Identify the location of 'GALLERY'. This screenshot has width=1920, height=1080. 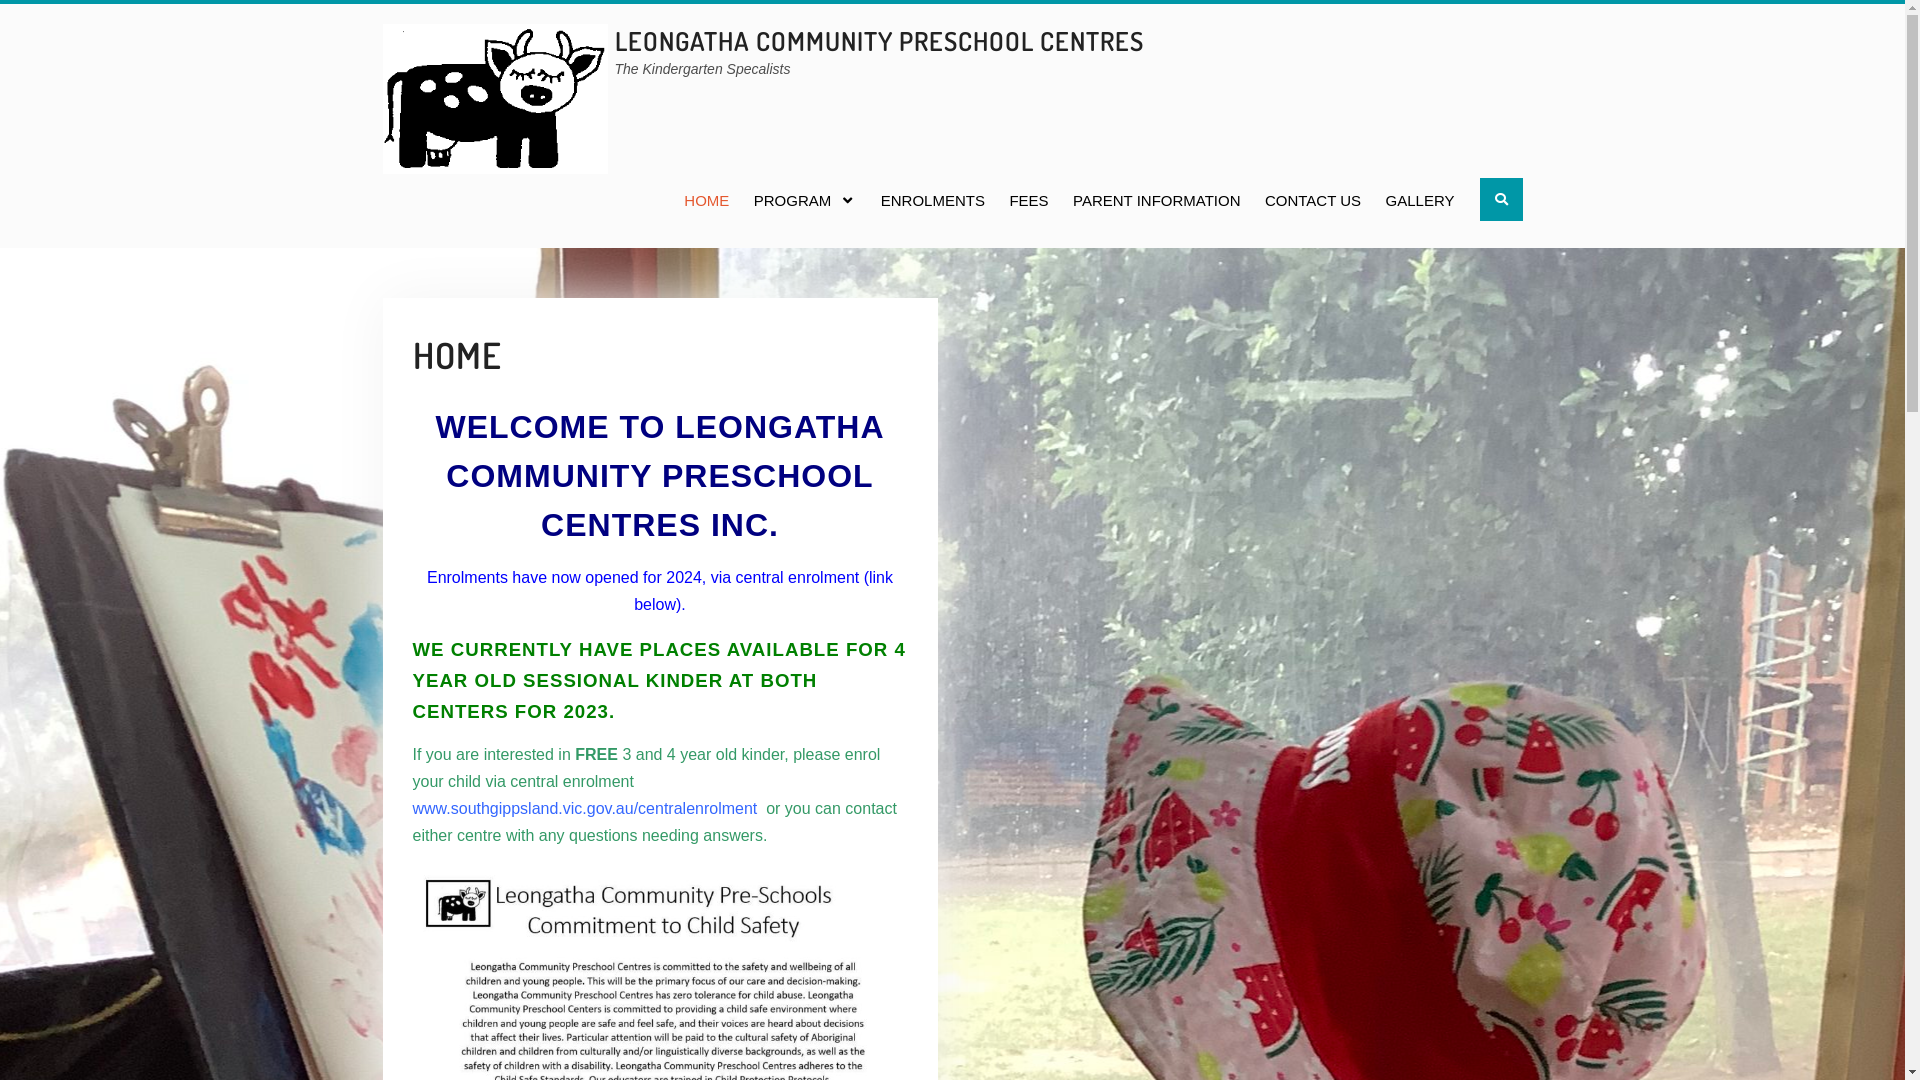
(1419, 200).